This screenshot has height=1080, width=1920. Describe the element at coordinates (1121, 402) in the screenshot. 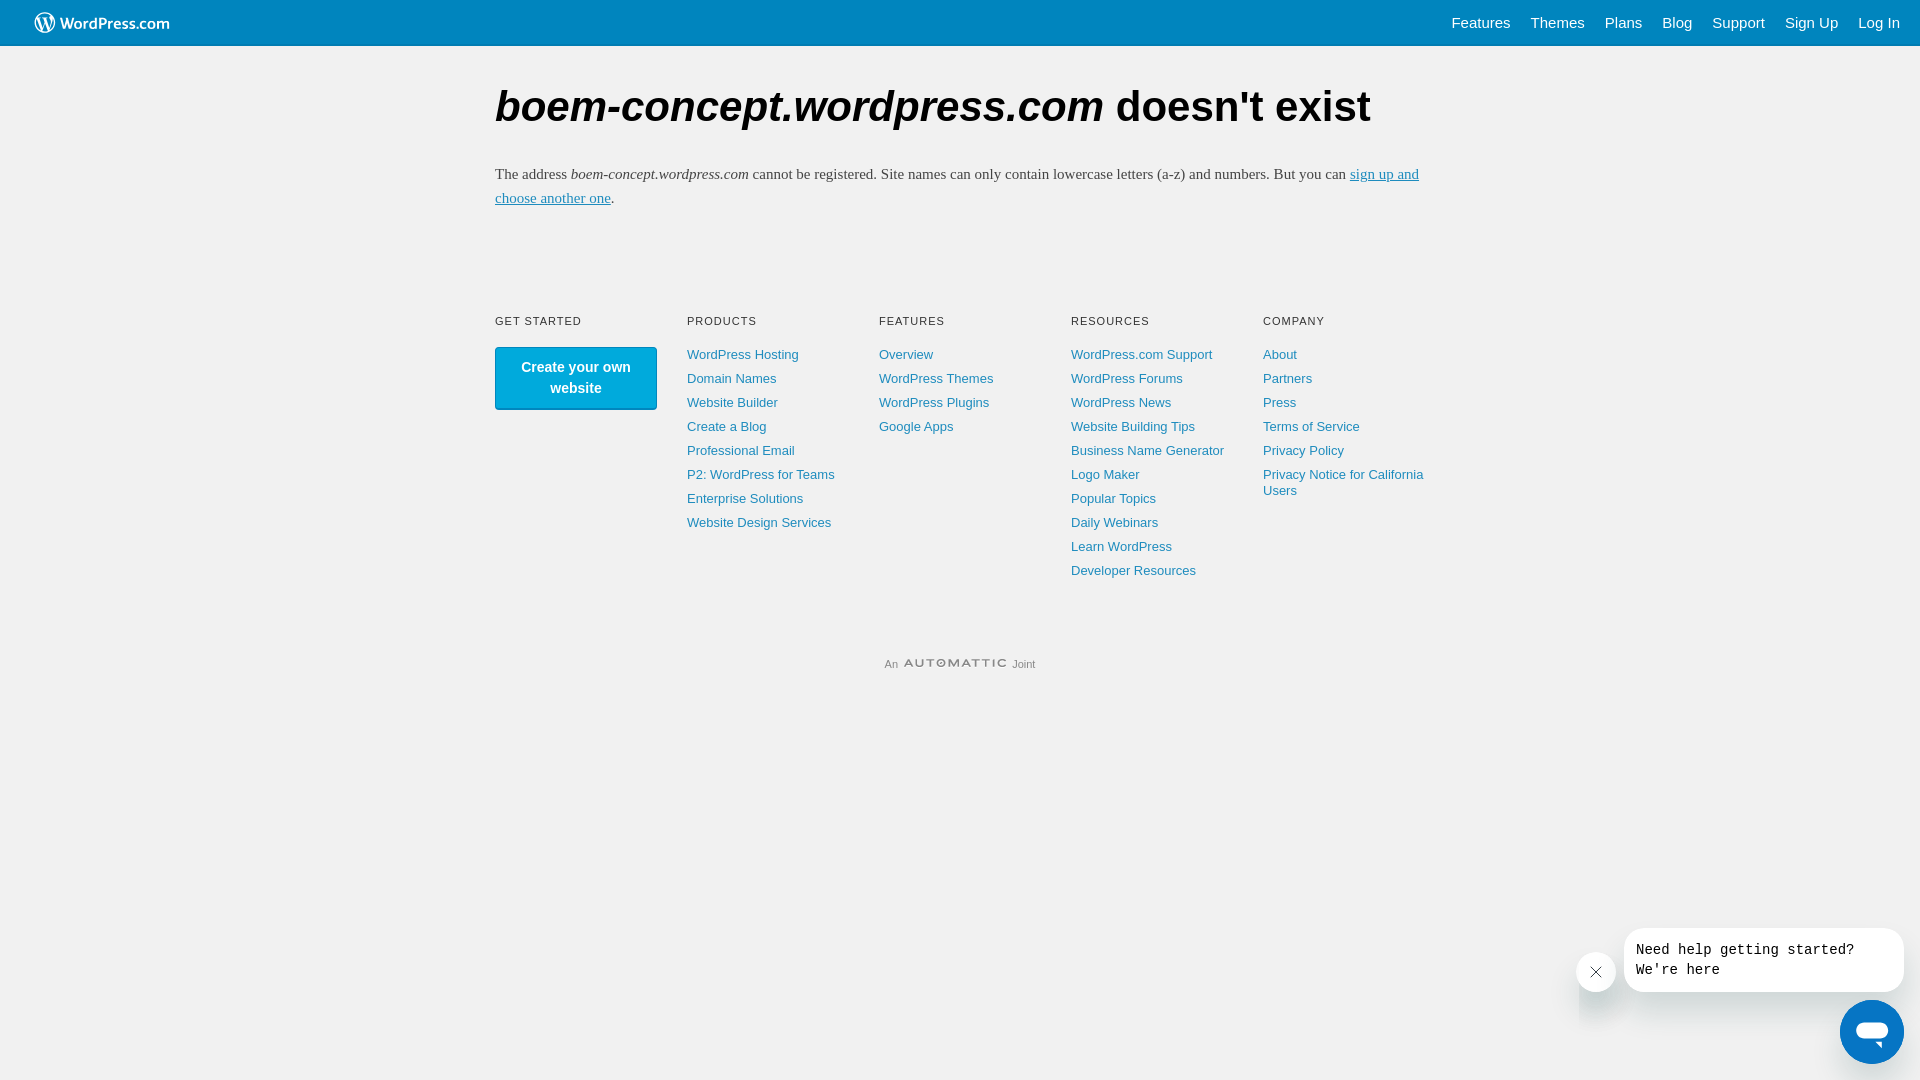

I see `'WordPress News'` at that location.